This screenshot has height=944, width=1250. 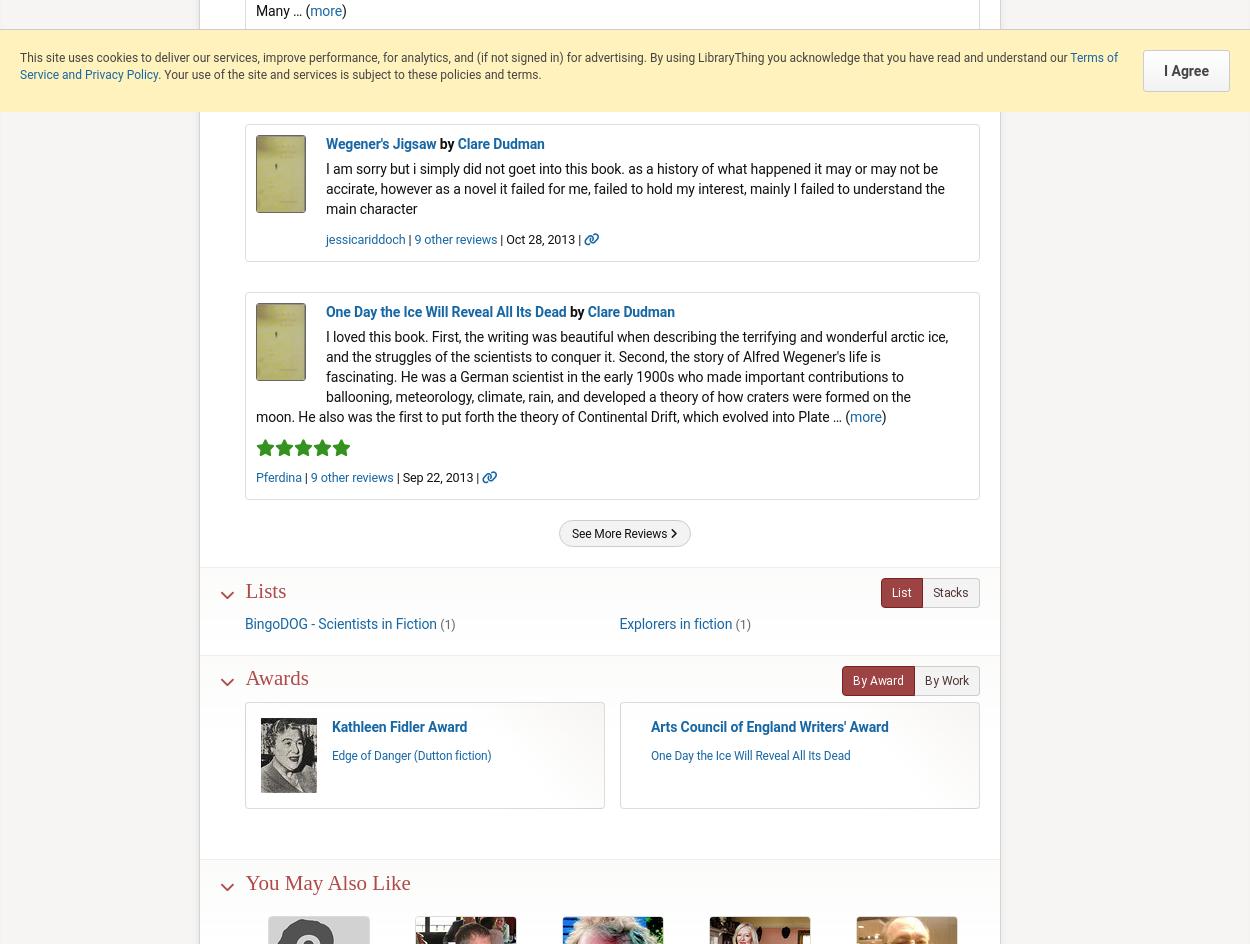 I want to click on 'I Agree', so click(x=1186, y=69).